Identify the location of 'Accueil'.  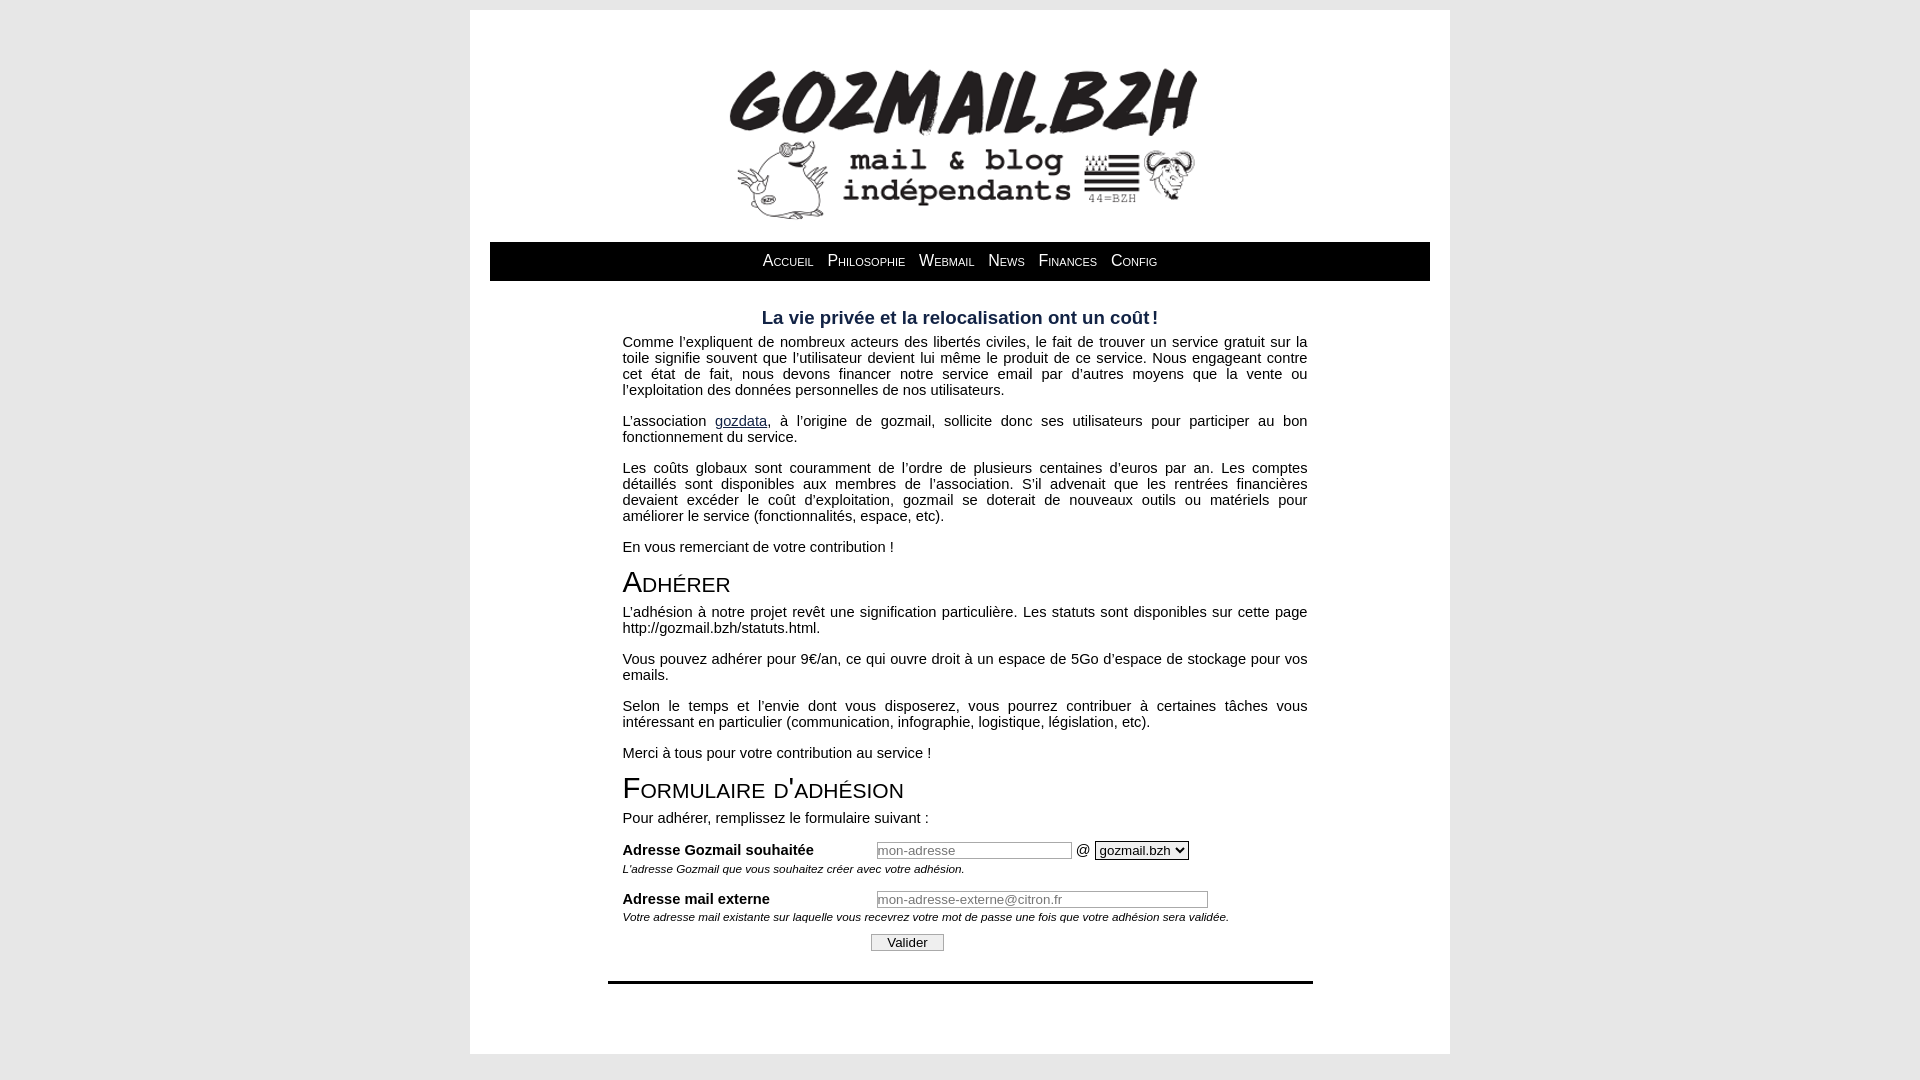
(787, 259).